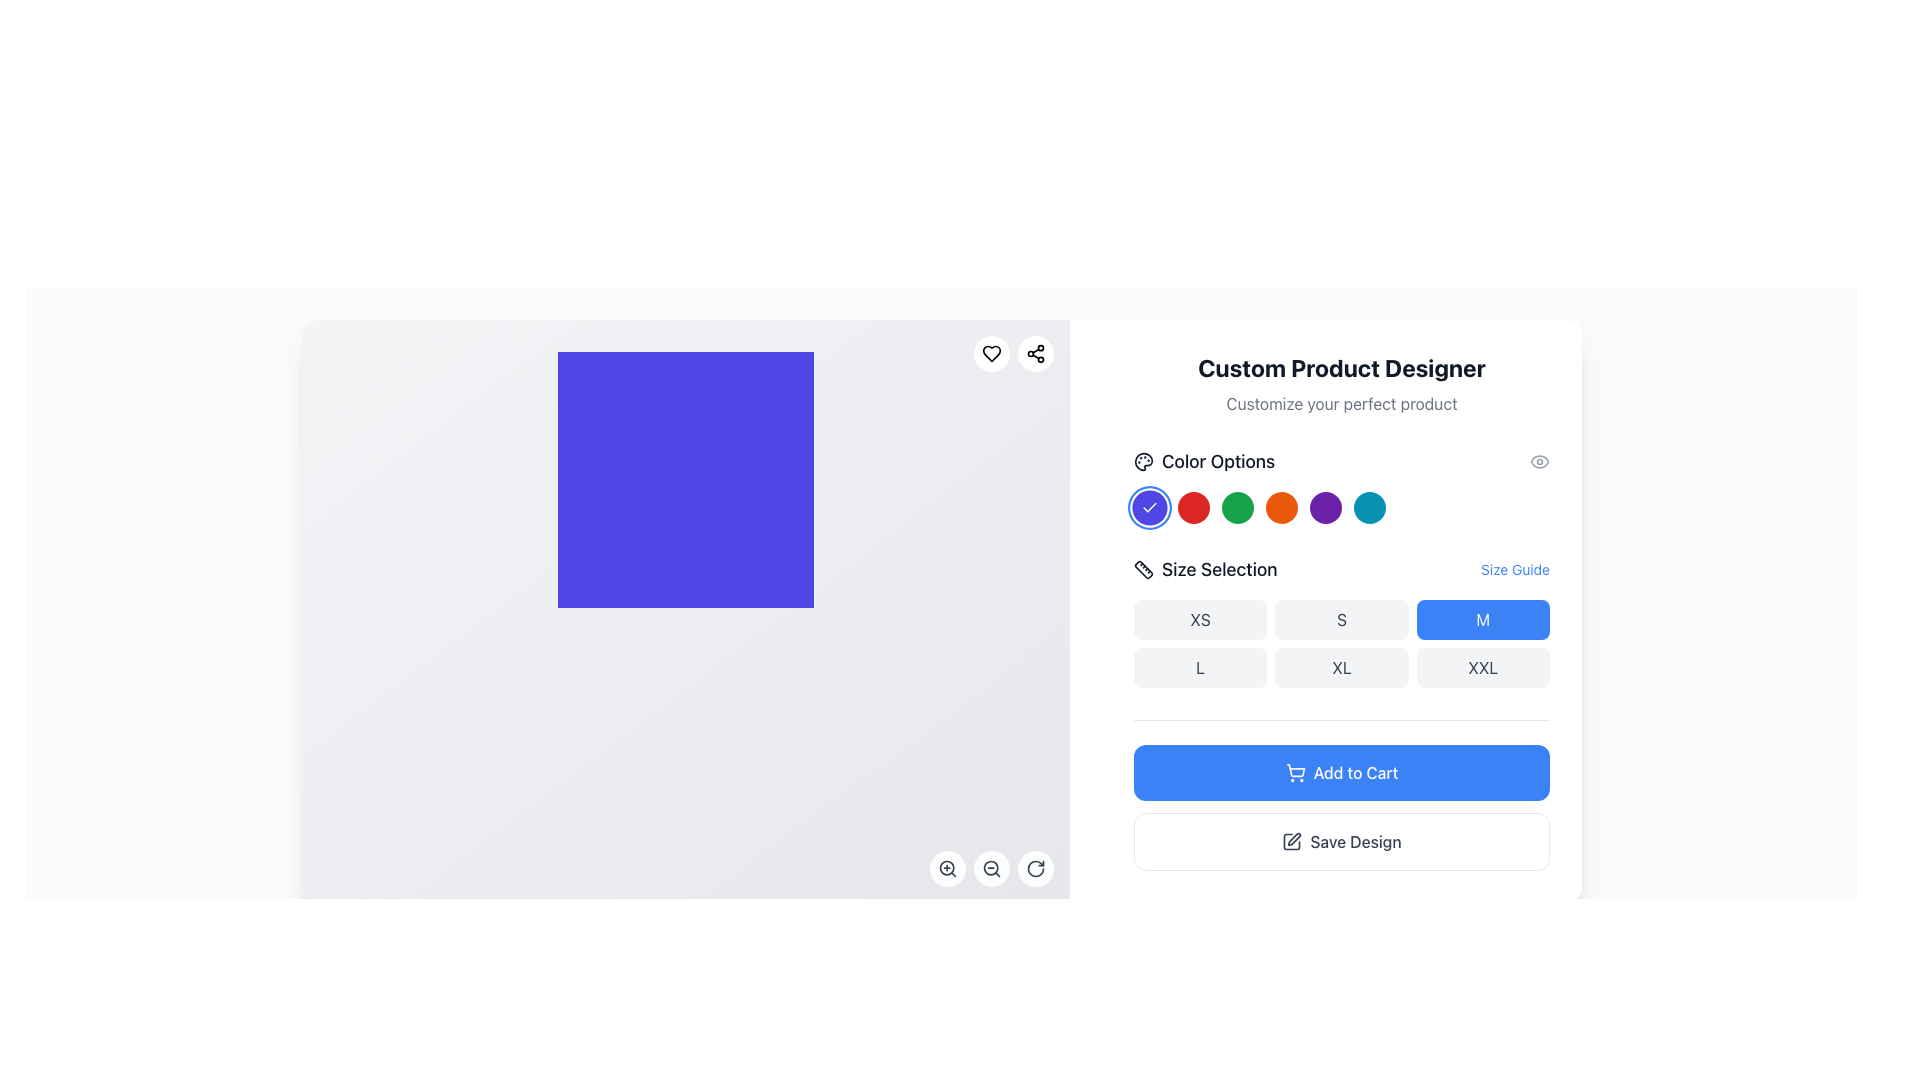  What do you see at coordinates (992, 867) in the screenshot?
I see `the zoom-out button located at the bottom right of the layout, situated between the zoom-in icon on the left and the reset icon on the right` at bounding box center [992, 867].